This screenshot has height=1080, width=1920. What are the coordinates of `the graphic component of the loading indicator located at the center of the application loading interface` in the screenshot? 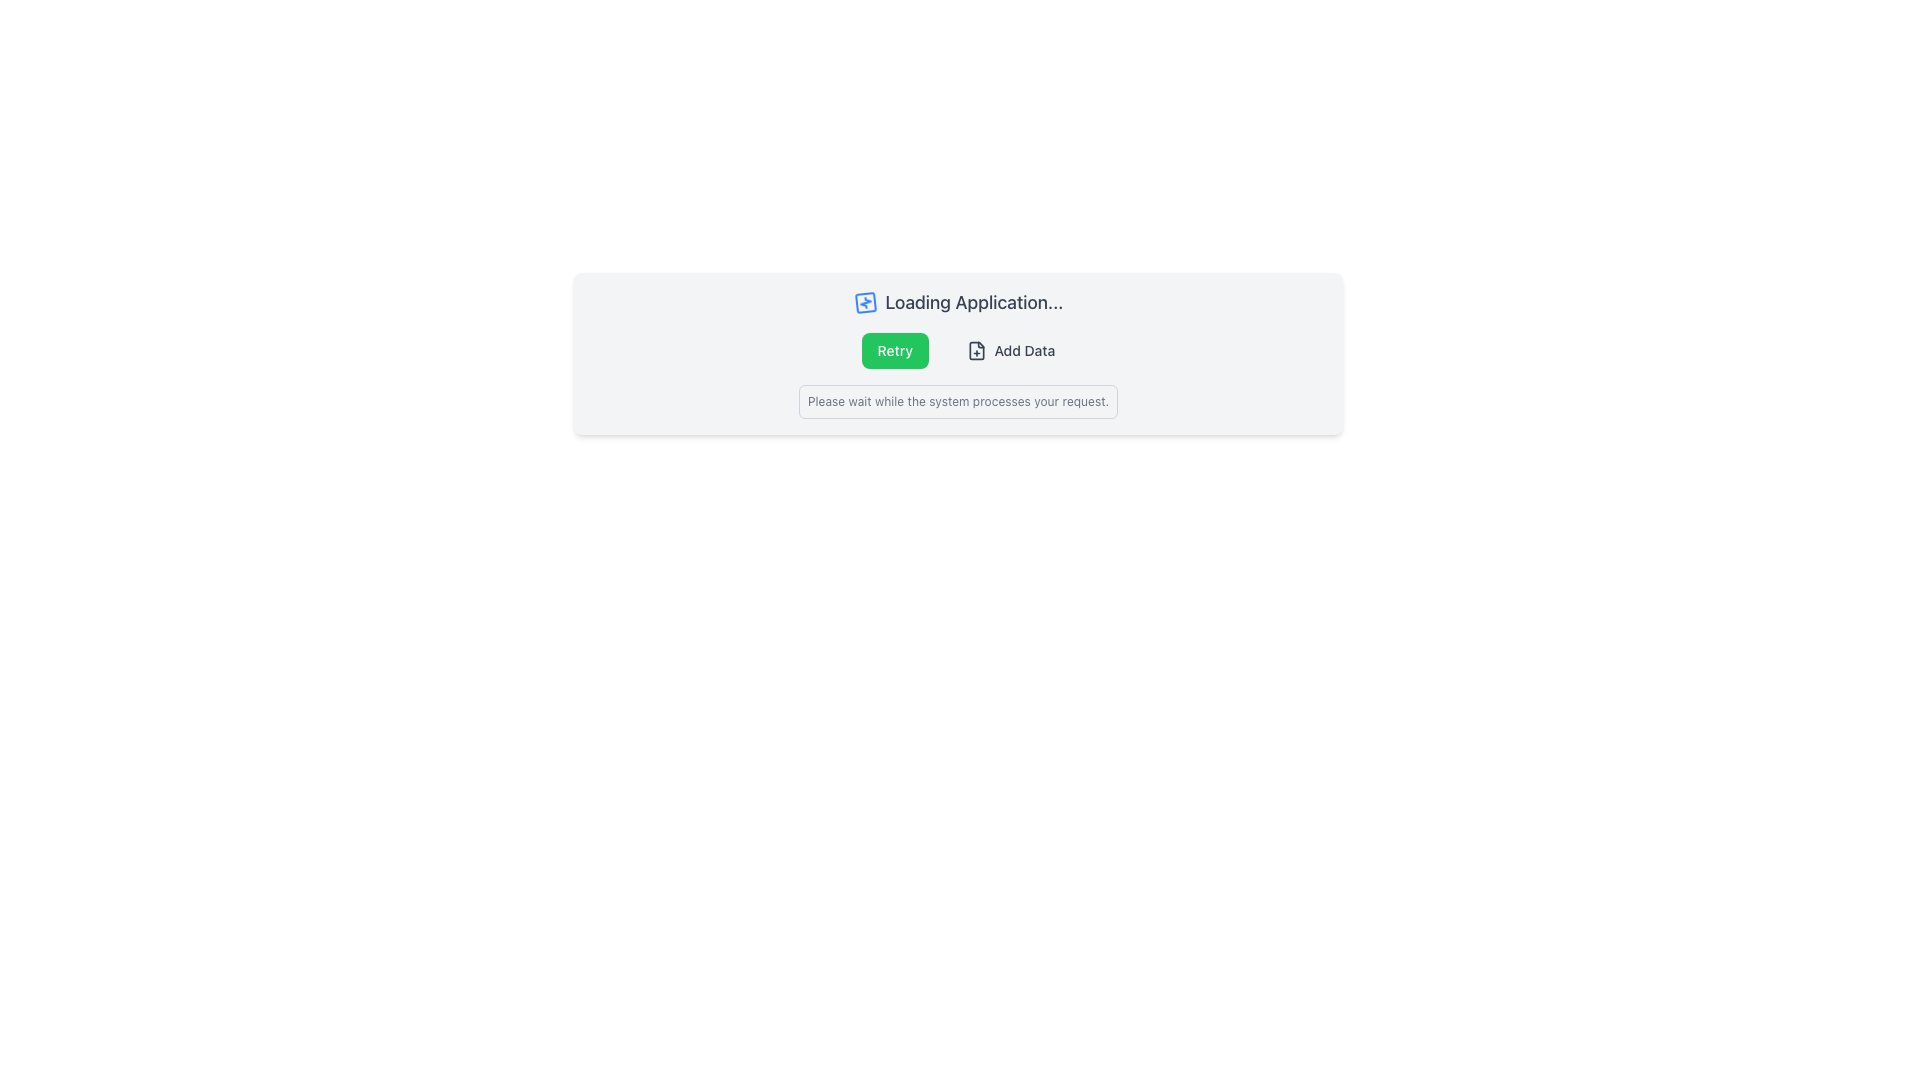 It's located at (865, 303).